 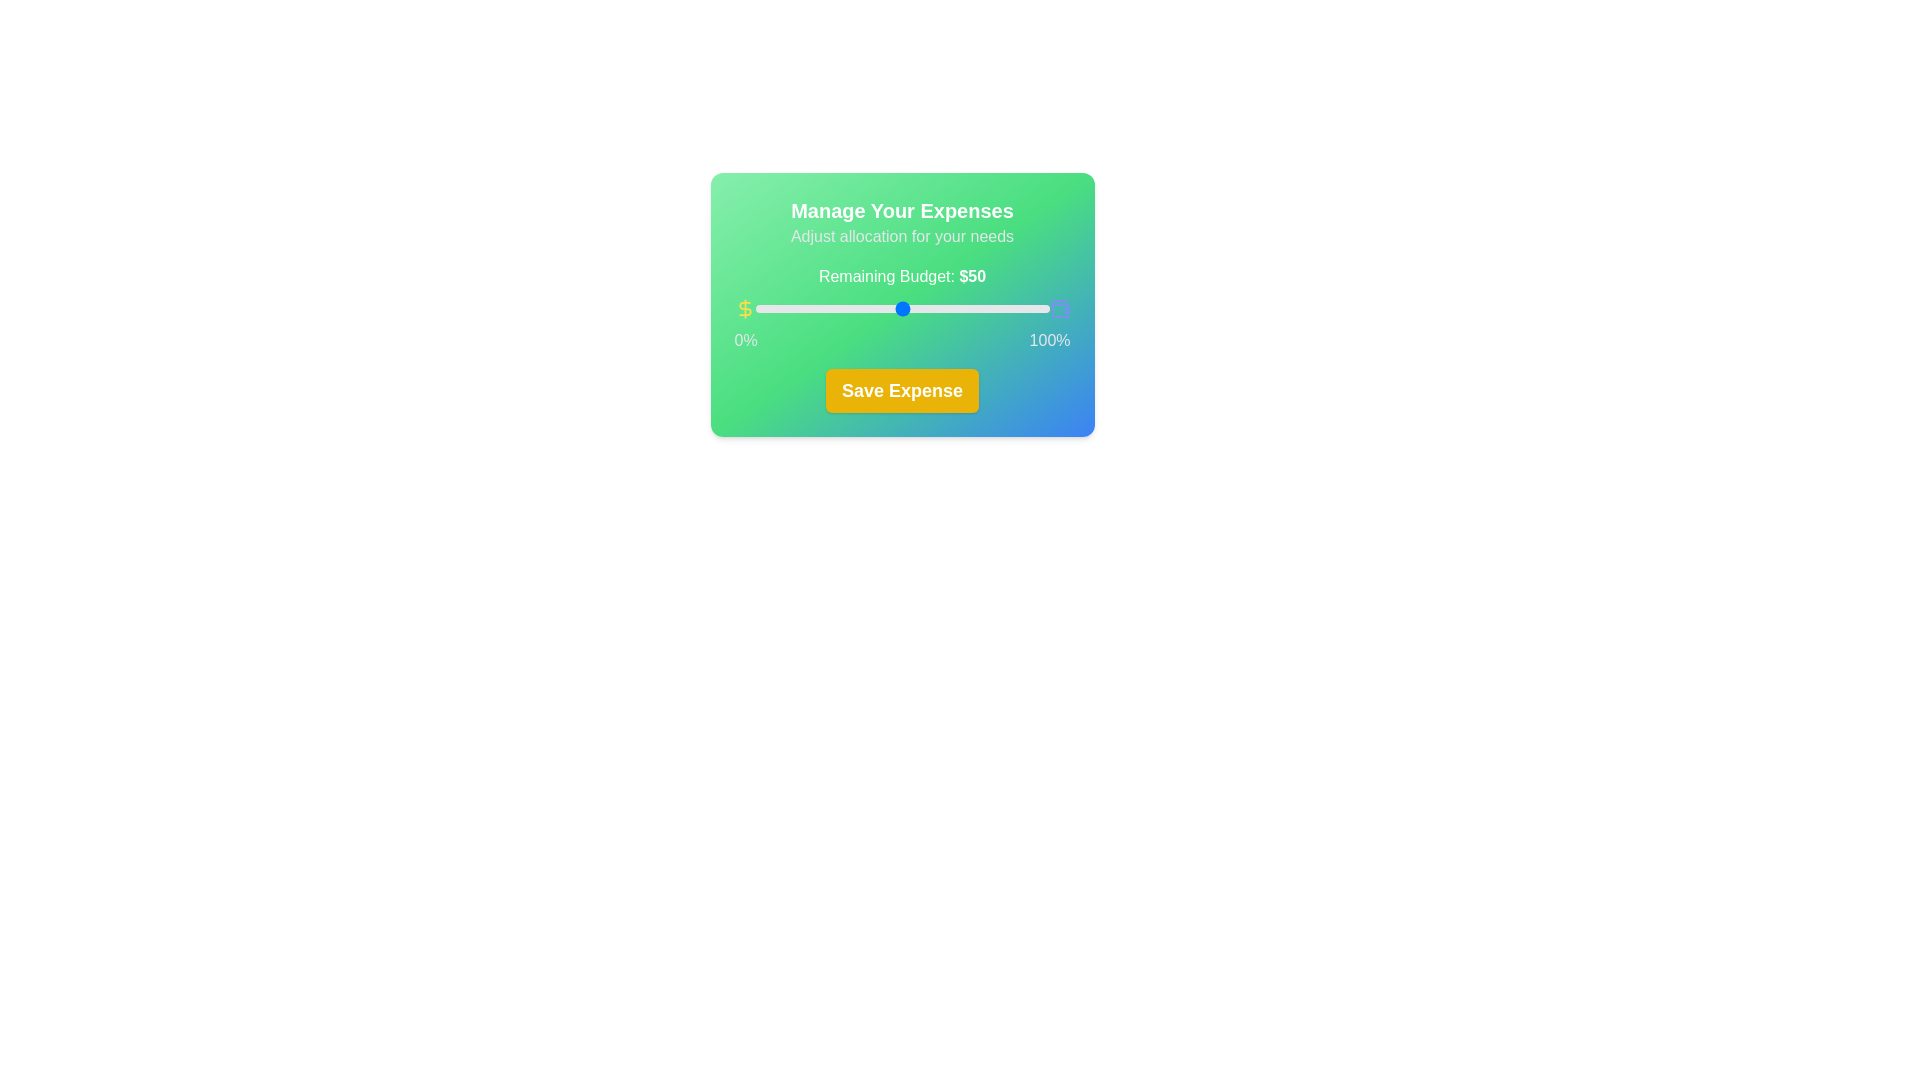 I want to click on the slider to set the budget allocation to 66%, so click(x=948, y=308).